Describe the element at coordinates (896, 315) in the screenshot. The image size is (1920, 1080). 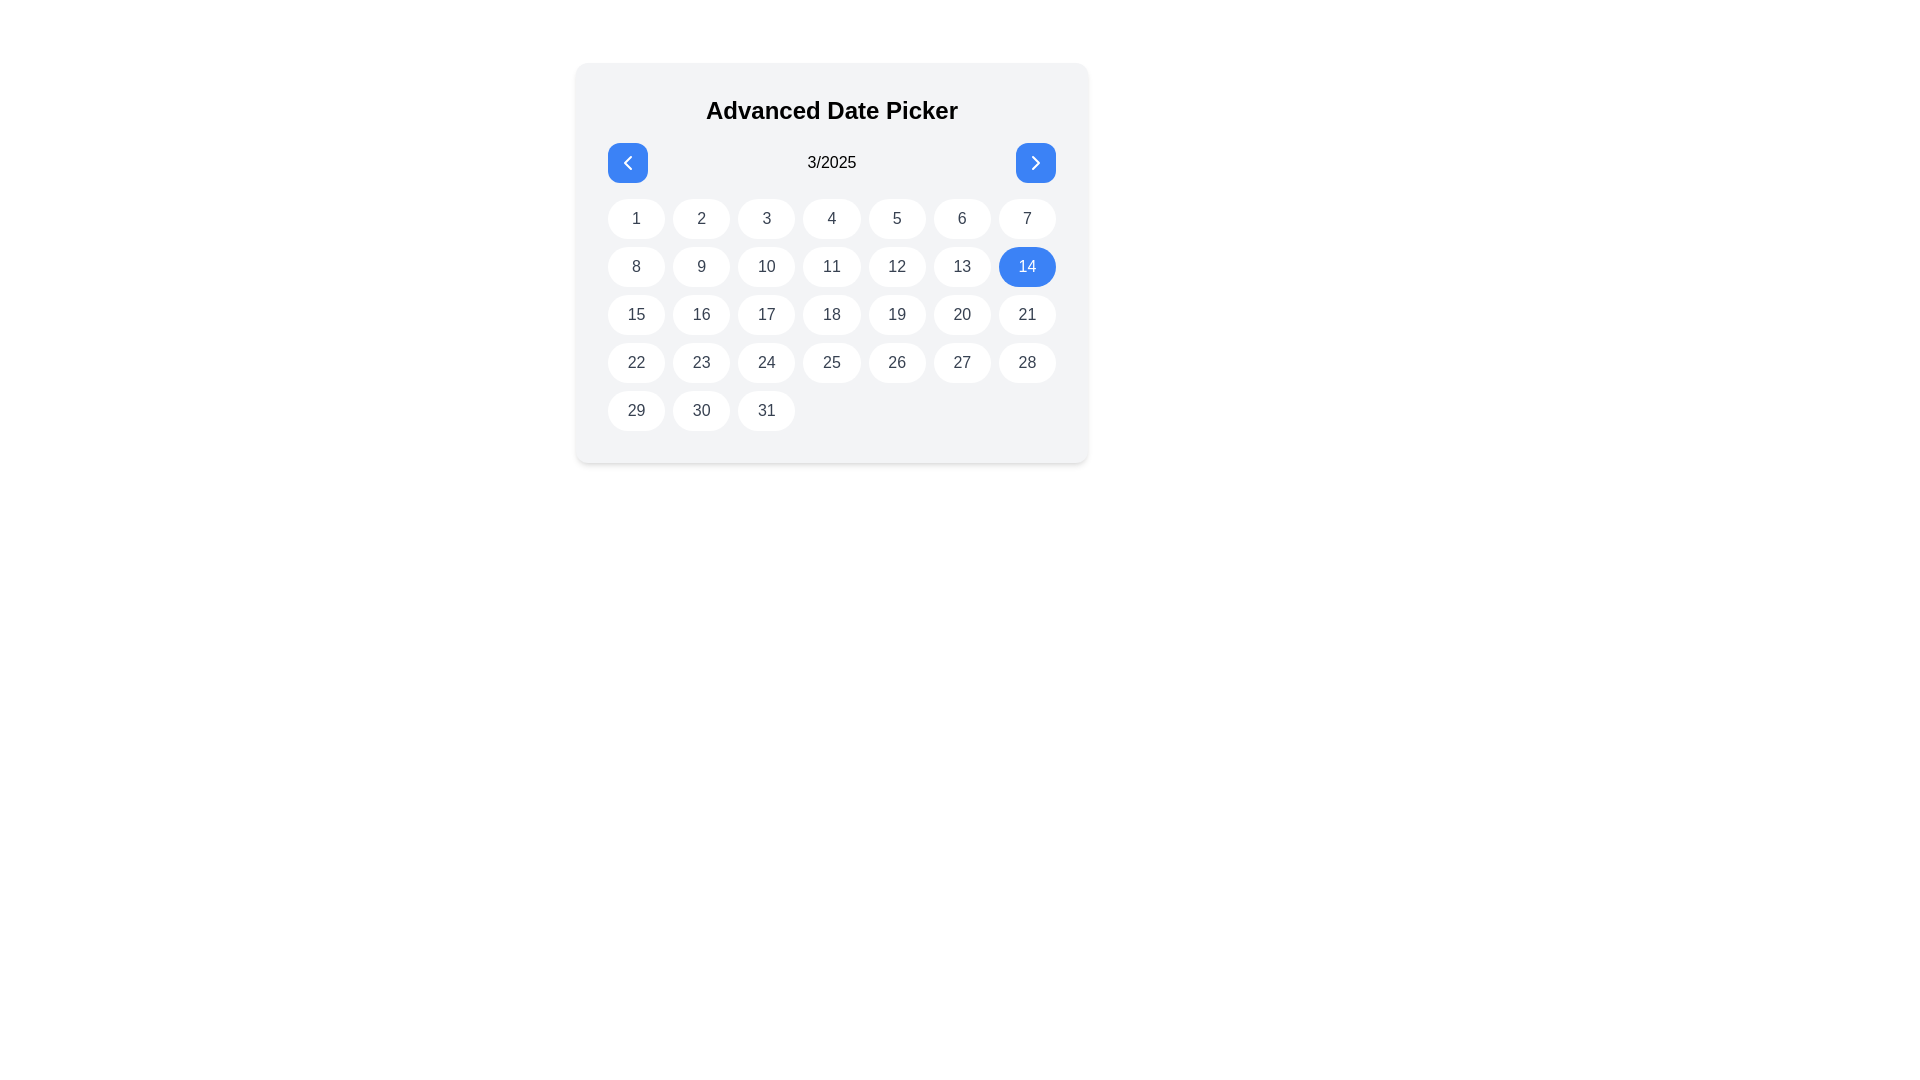
I see `the calendar day button located in the fifth column and third row of the date picker` at that location.